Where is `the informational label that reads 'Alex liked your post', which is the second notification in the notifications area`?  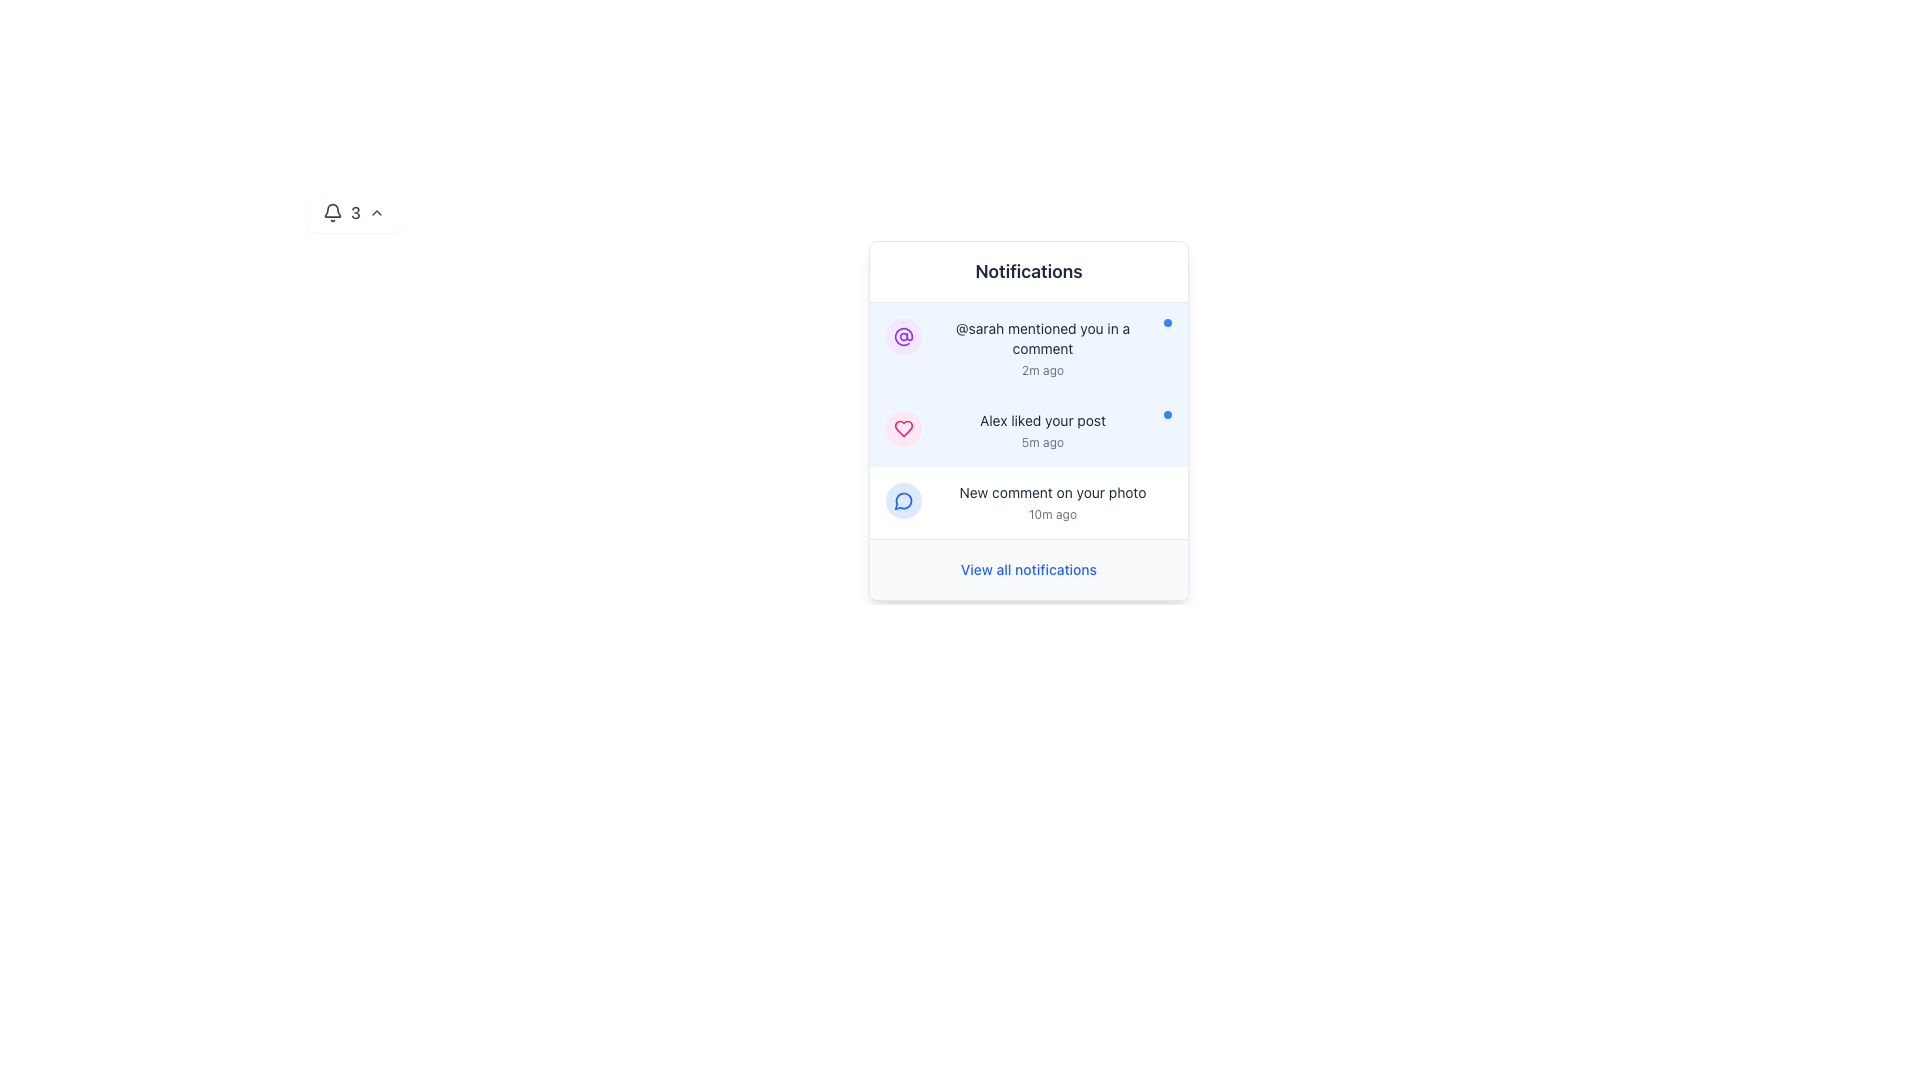 the informational label that reads 'Alex liked your post', which is the second notification in the notifications area is located at coordinates (1041, 430).